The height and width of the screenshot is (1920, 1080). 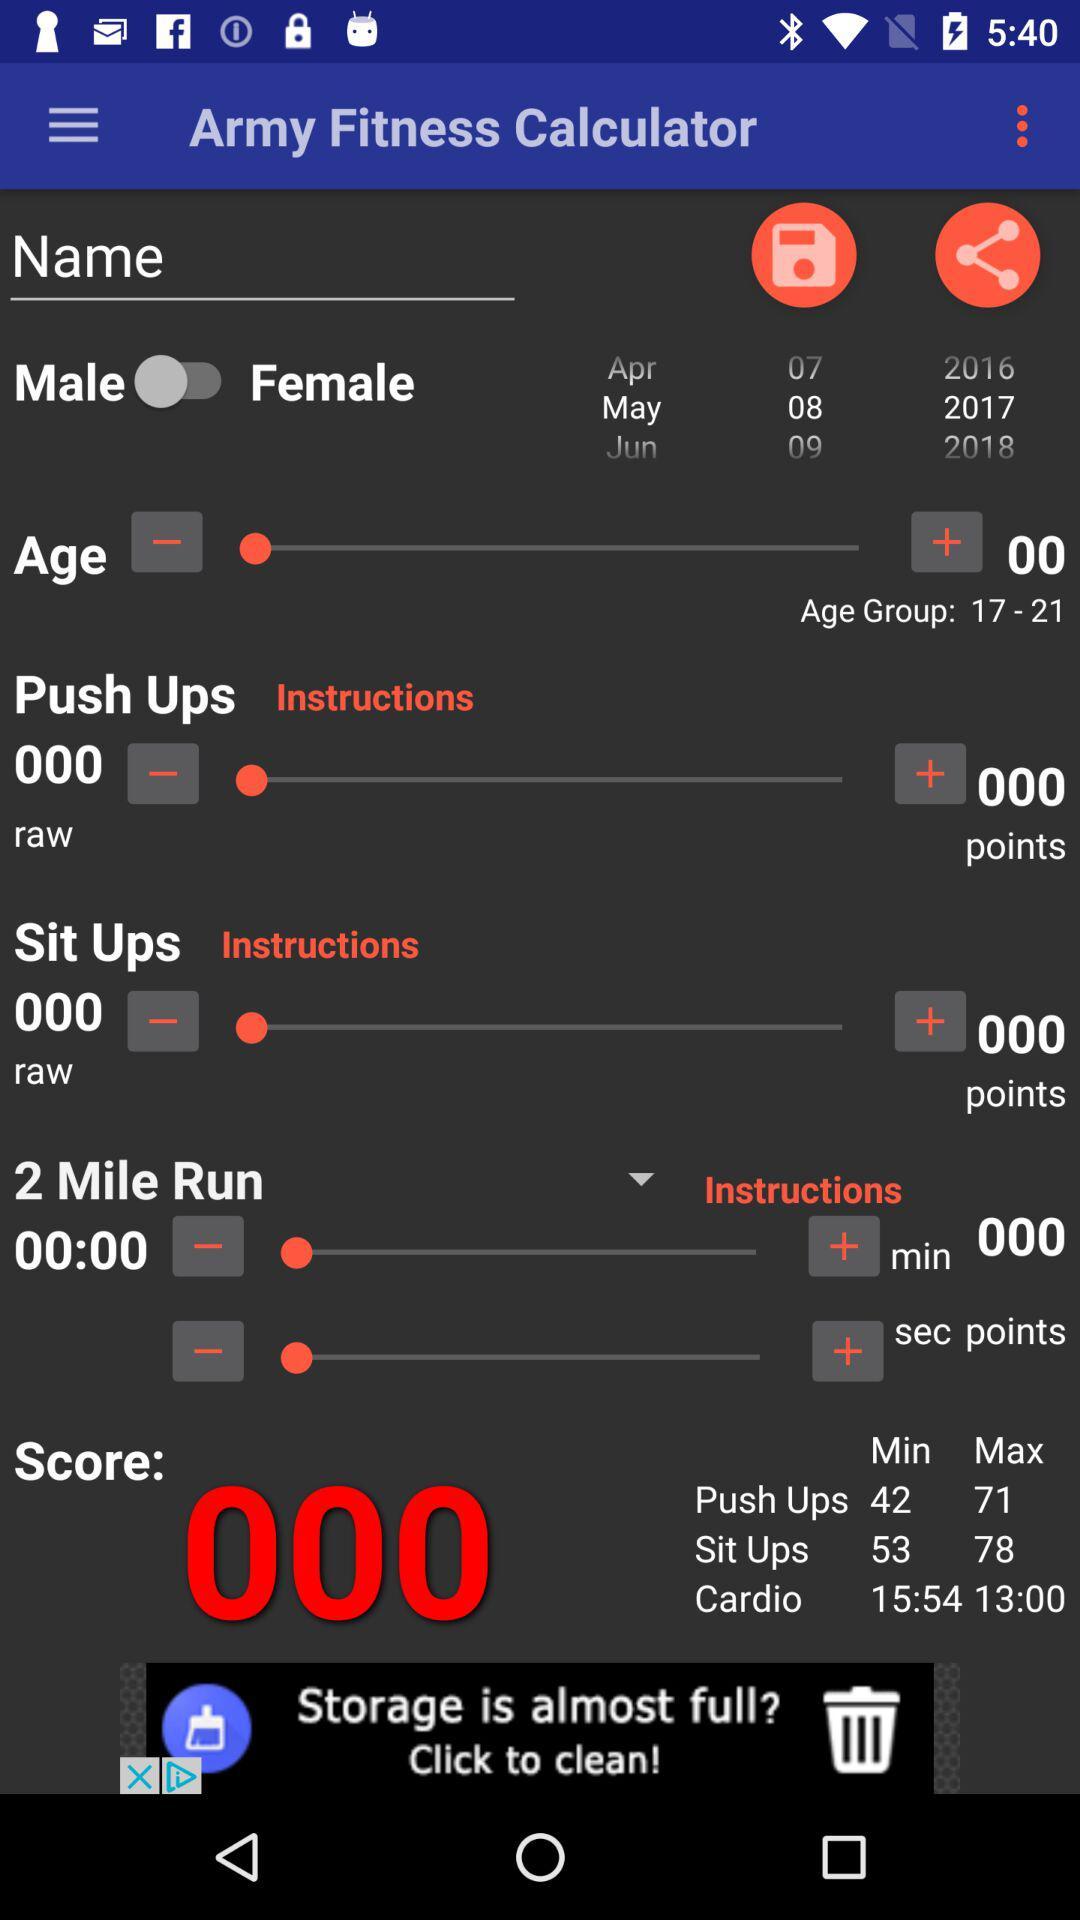 I want to click on reduce point option, so click(x=162, y=772).